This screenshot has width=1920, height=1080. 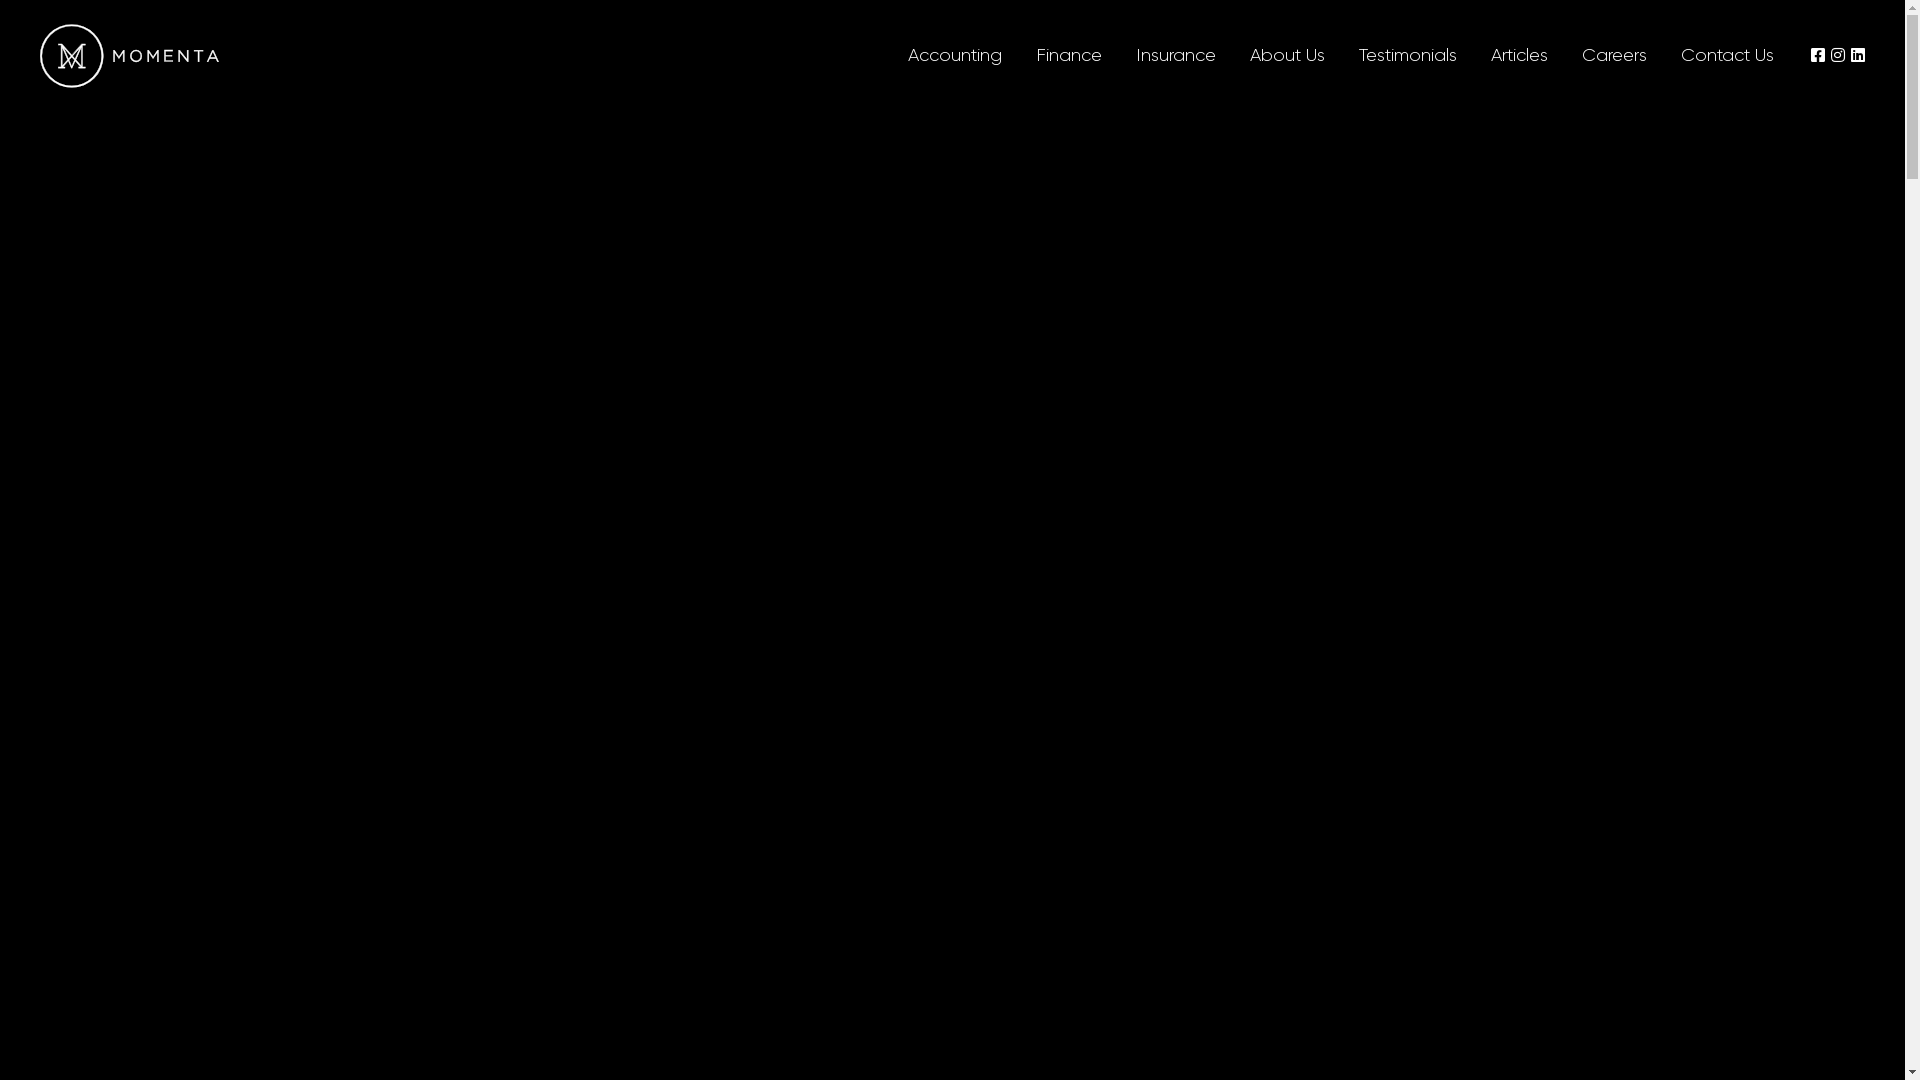 What do you see at coordinates (1068, 55) in the screenshot?
I see `'Finance'` at bounding box center [1068, 55].